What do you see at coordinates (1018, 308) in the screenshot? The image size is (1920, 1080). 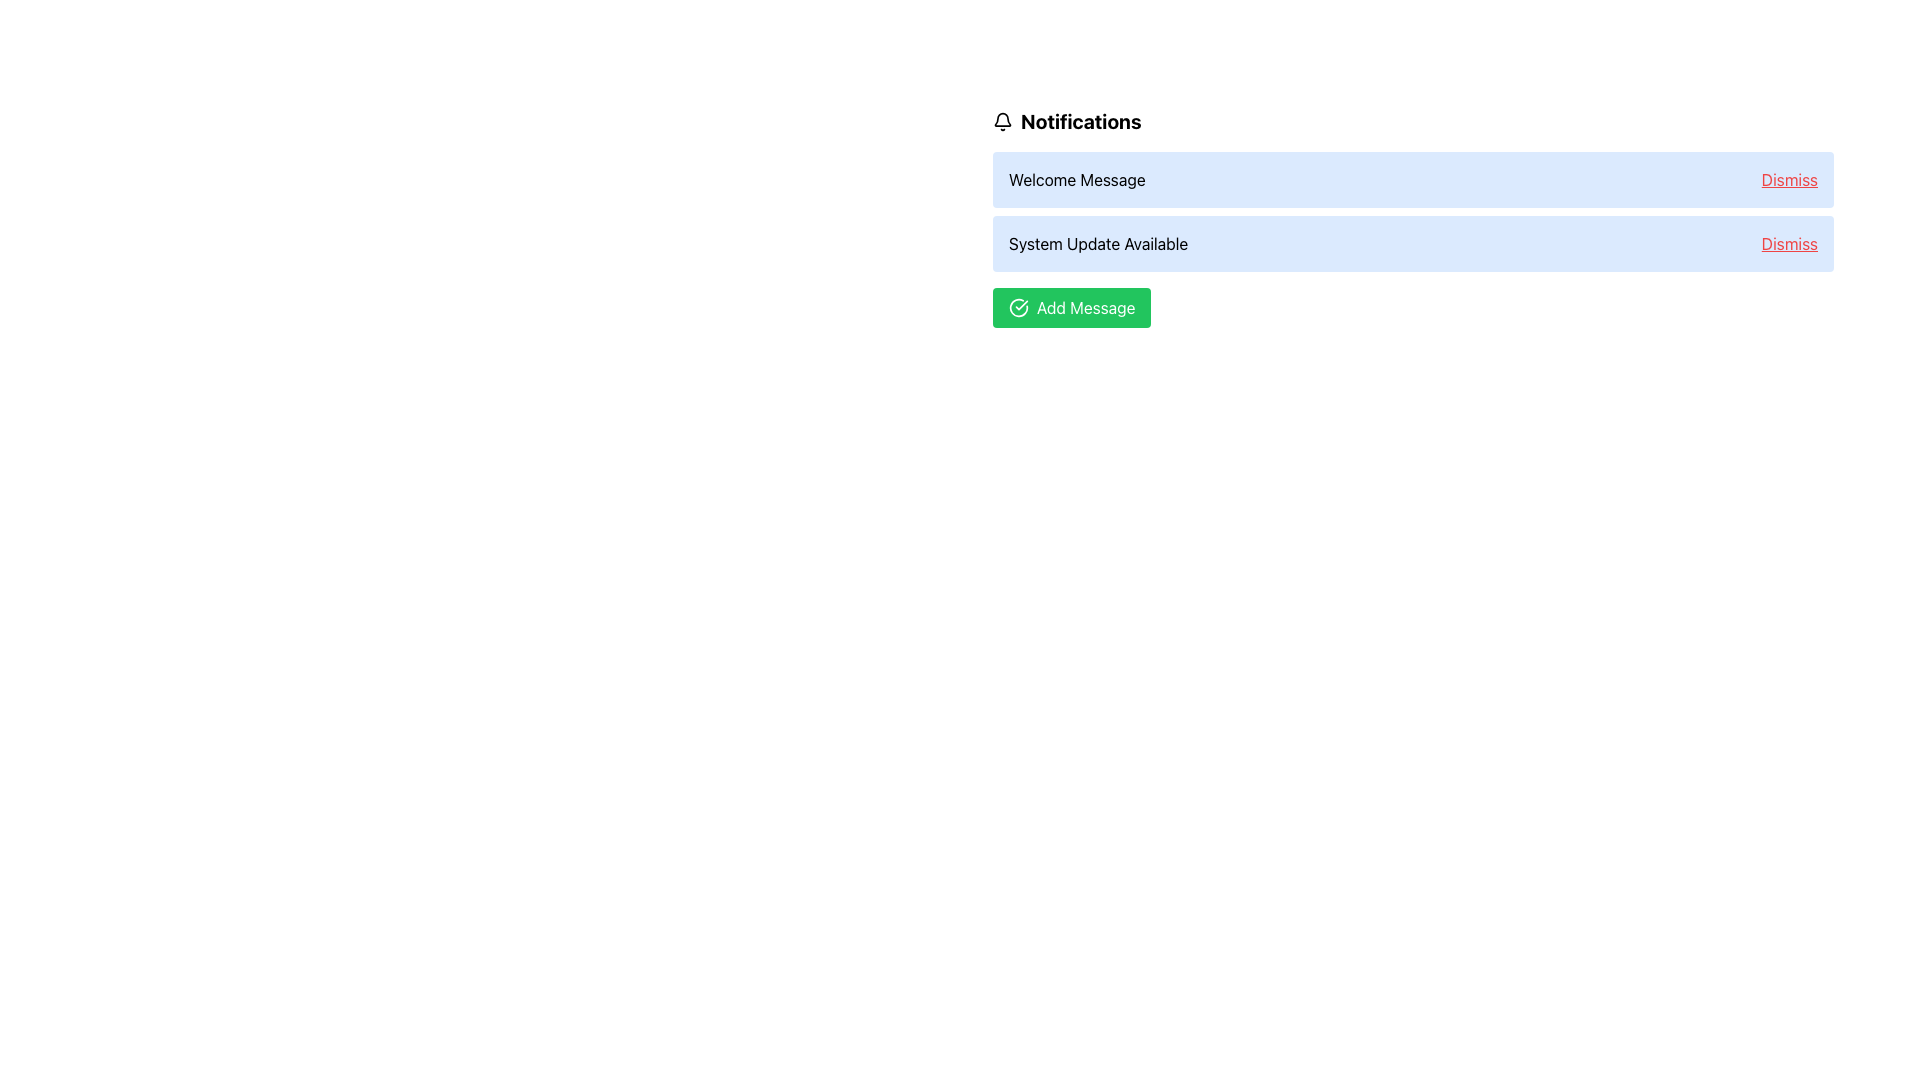 I see `the affirmative icon located to the left of the 'Add Message' label text, which is part of a green button below the main notification list` at bounding box center [1018, 308].